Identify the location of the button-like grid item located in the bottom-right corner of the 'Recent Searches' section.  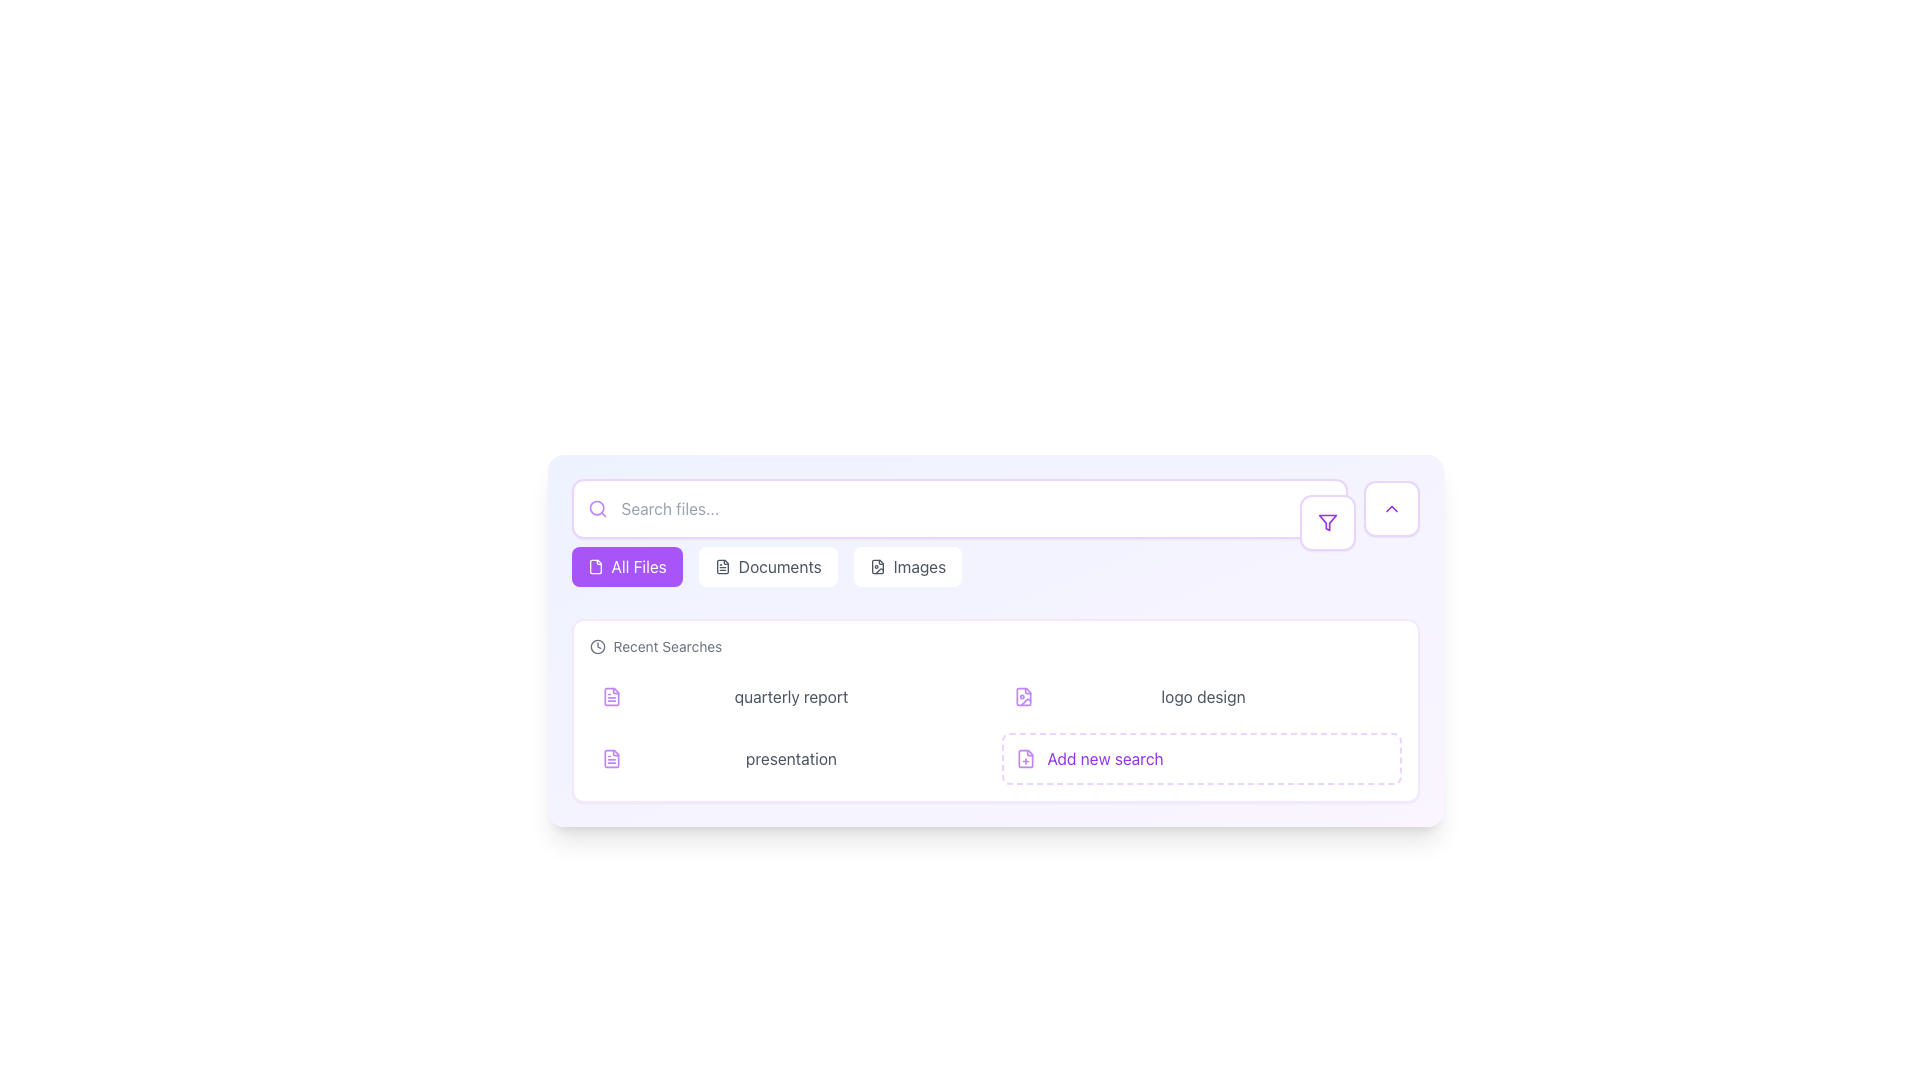
(995, 729).